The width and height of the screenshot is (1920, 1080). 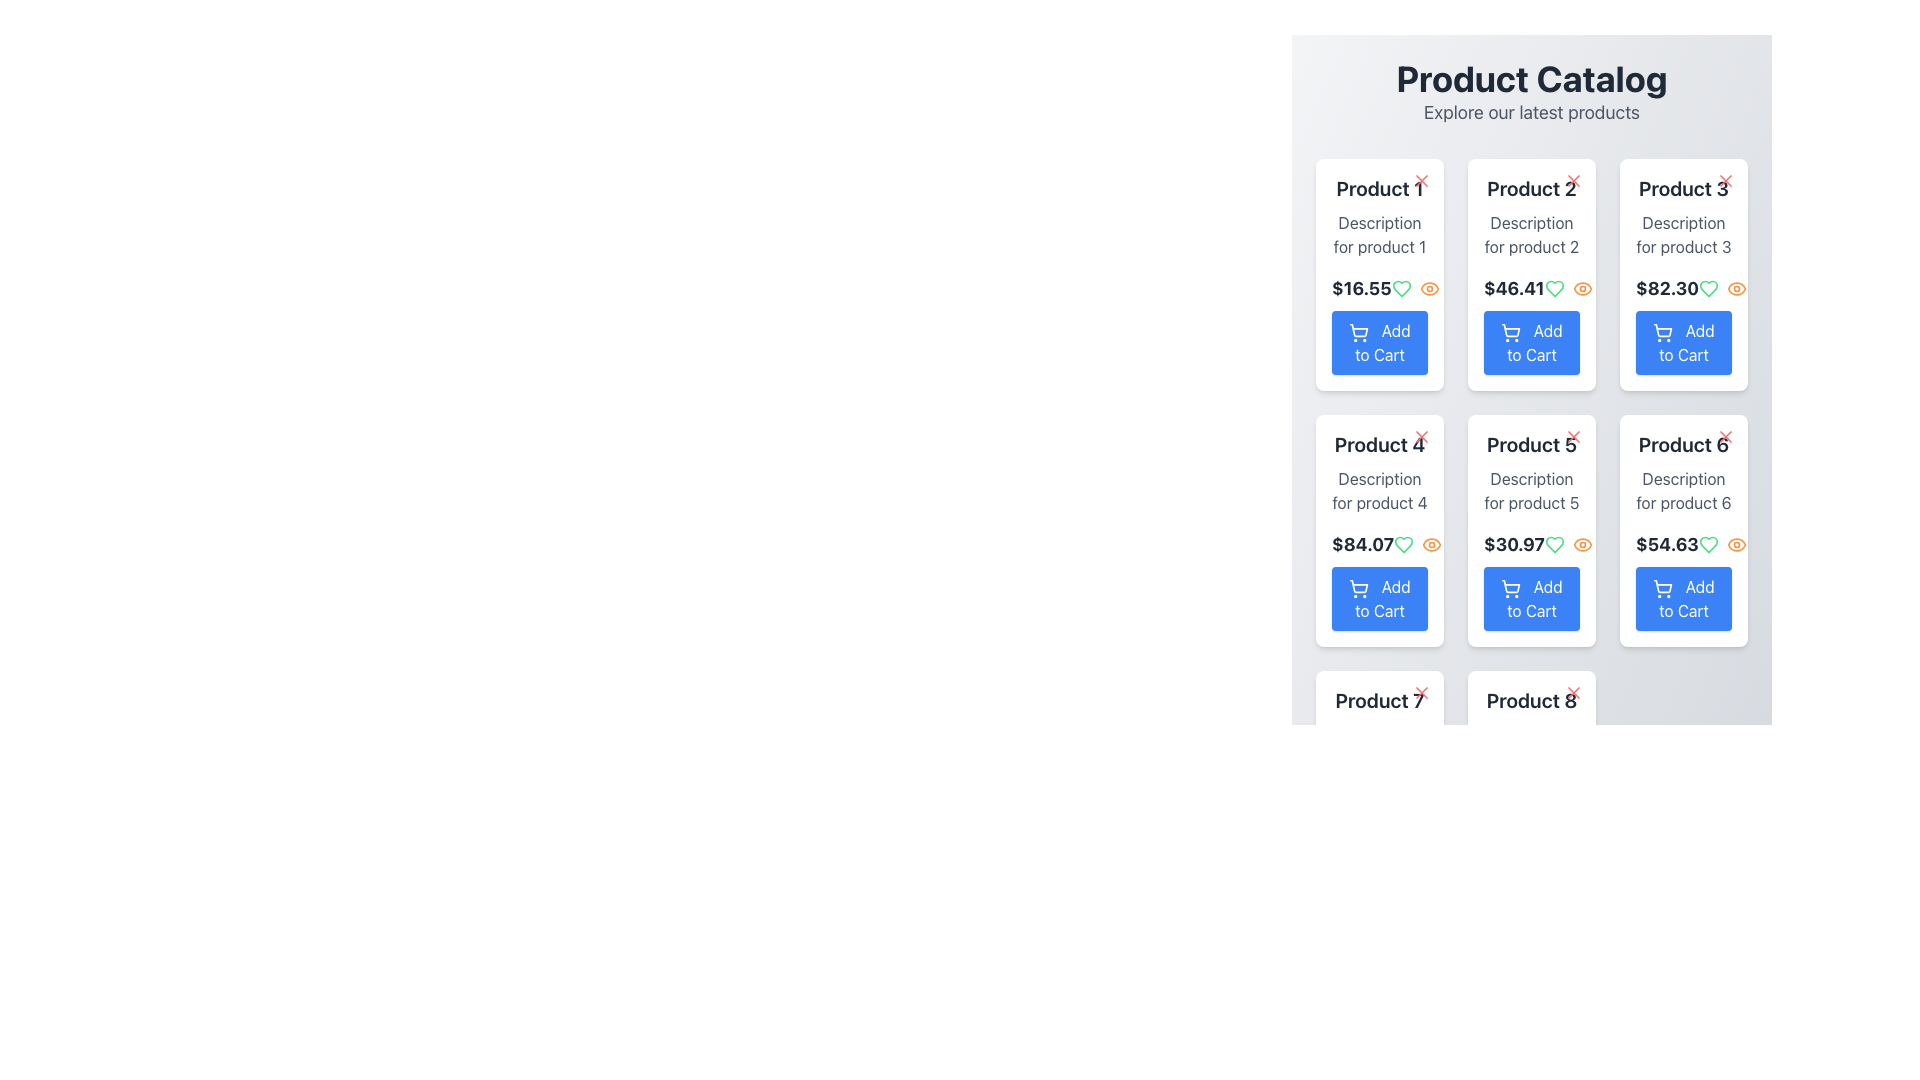 What do you see at coordinates (1683, 274) in the screenshot?
I see `the 'Add to Cart' button on the Product Card for 'Product 3', which is located in the third column of the first row in the product grid` at bounding box center [1683, 274].